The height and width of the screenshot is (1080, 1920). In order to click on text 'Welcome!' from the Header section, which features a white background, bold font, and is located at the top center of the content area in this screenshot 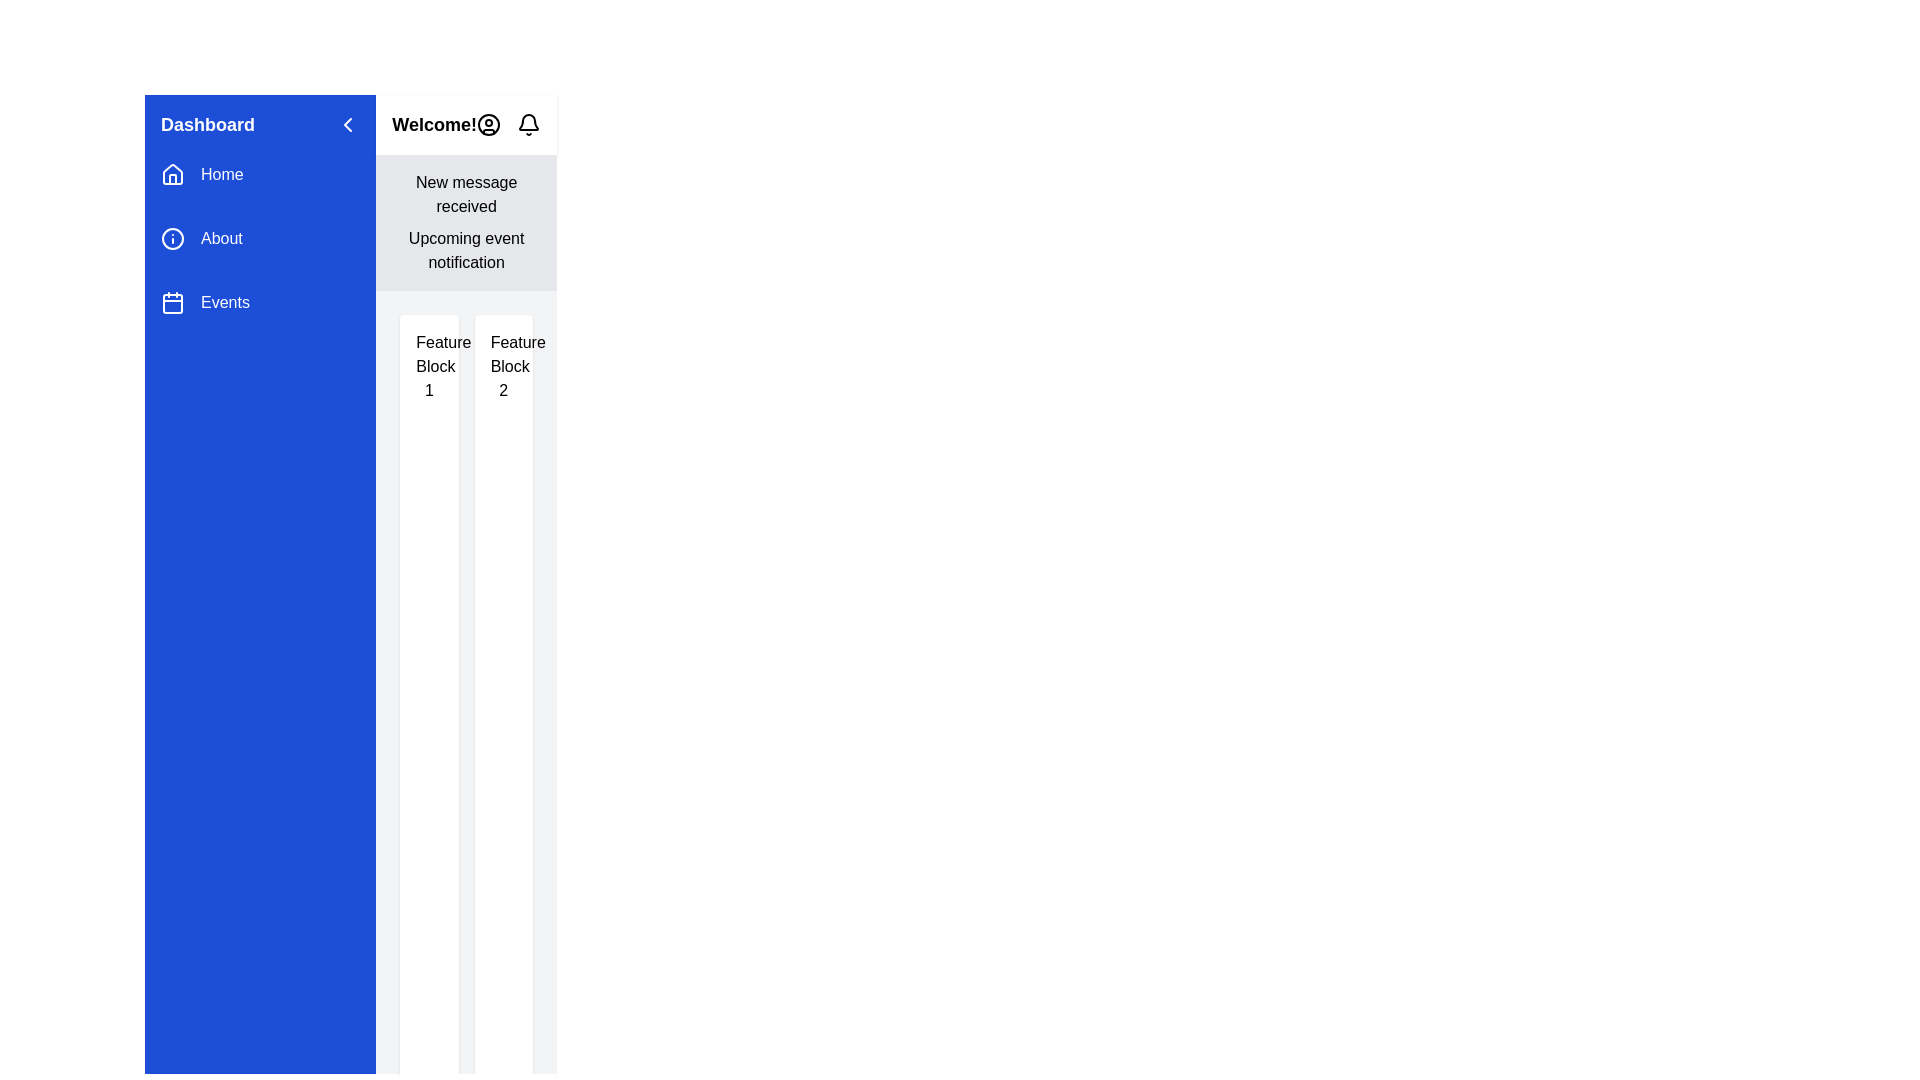, I will do `click(465, 124)`.